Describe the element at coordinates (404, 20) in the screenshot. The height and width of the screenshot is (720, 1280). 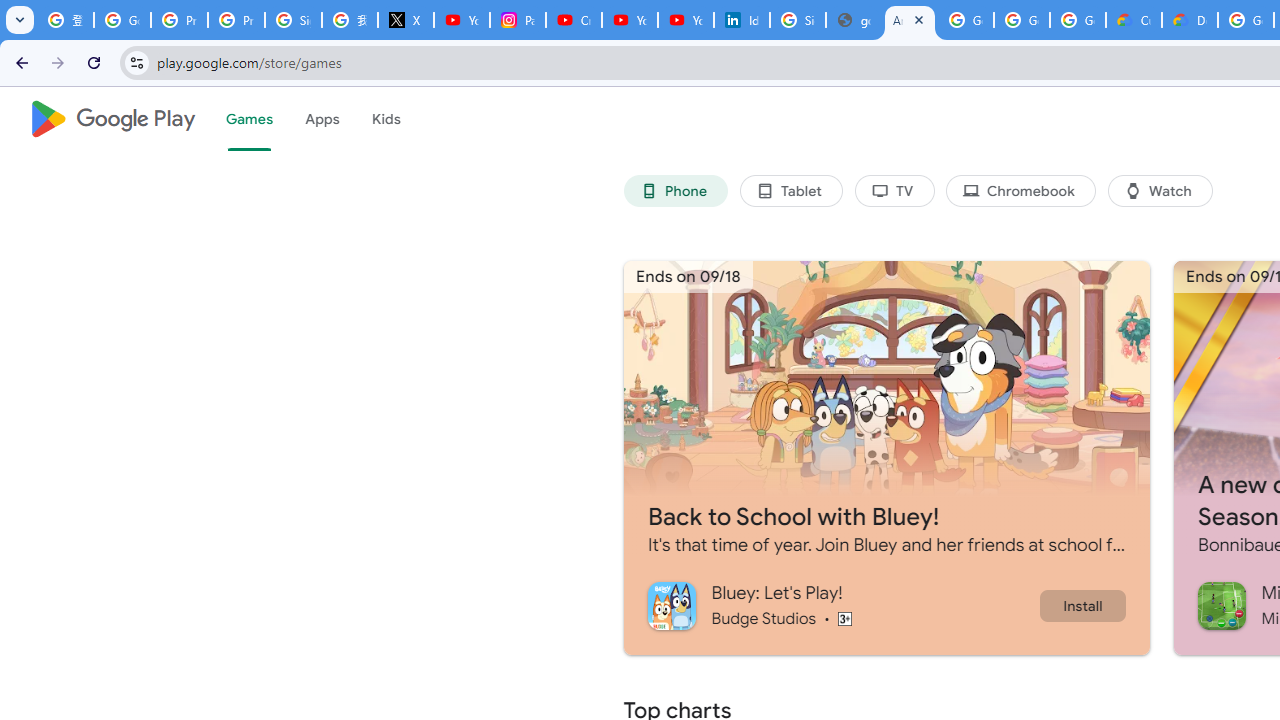
I see `'X'` at that location.